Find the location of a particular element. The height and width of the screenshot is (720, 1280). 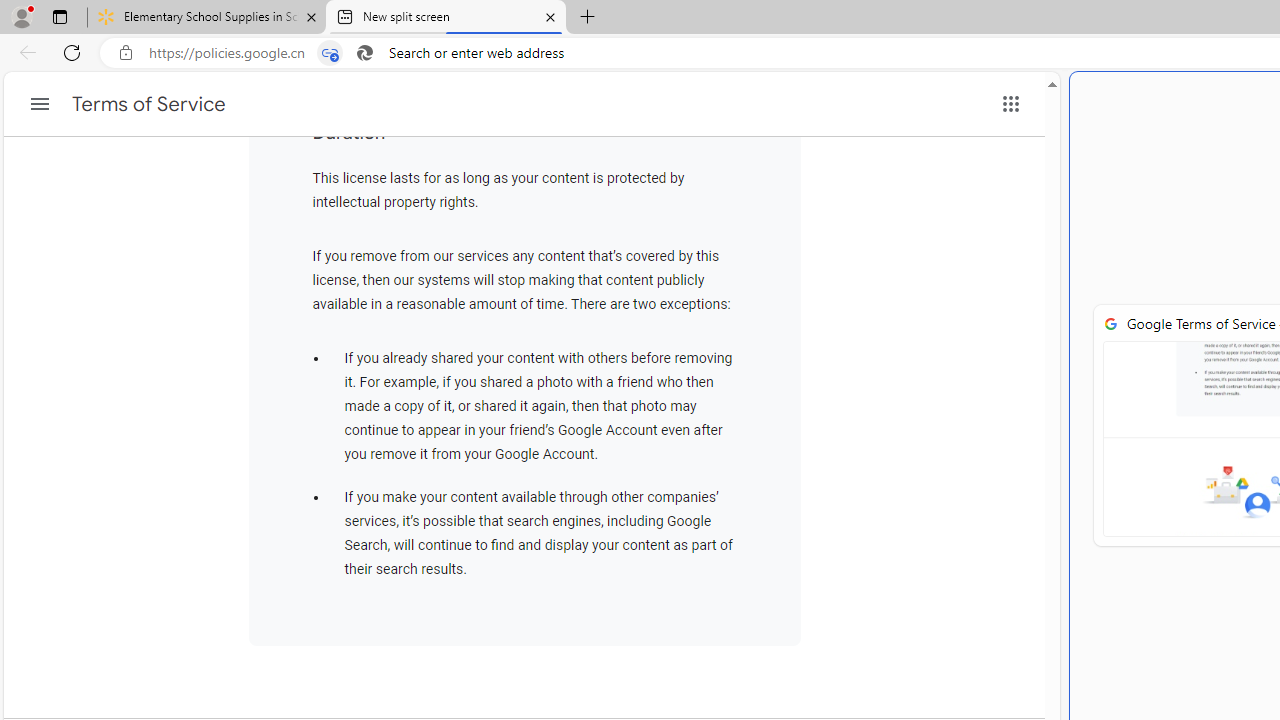

'Tab actions menu' is located at coordinates (59, 16).